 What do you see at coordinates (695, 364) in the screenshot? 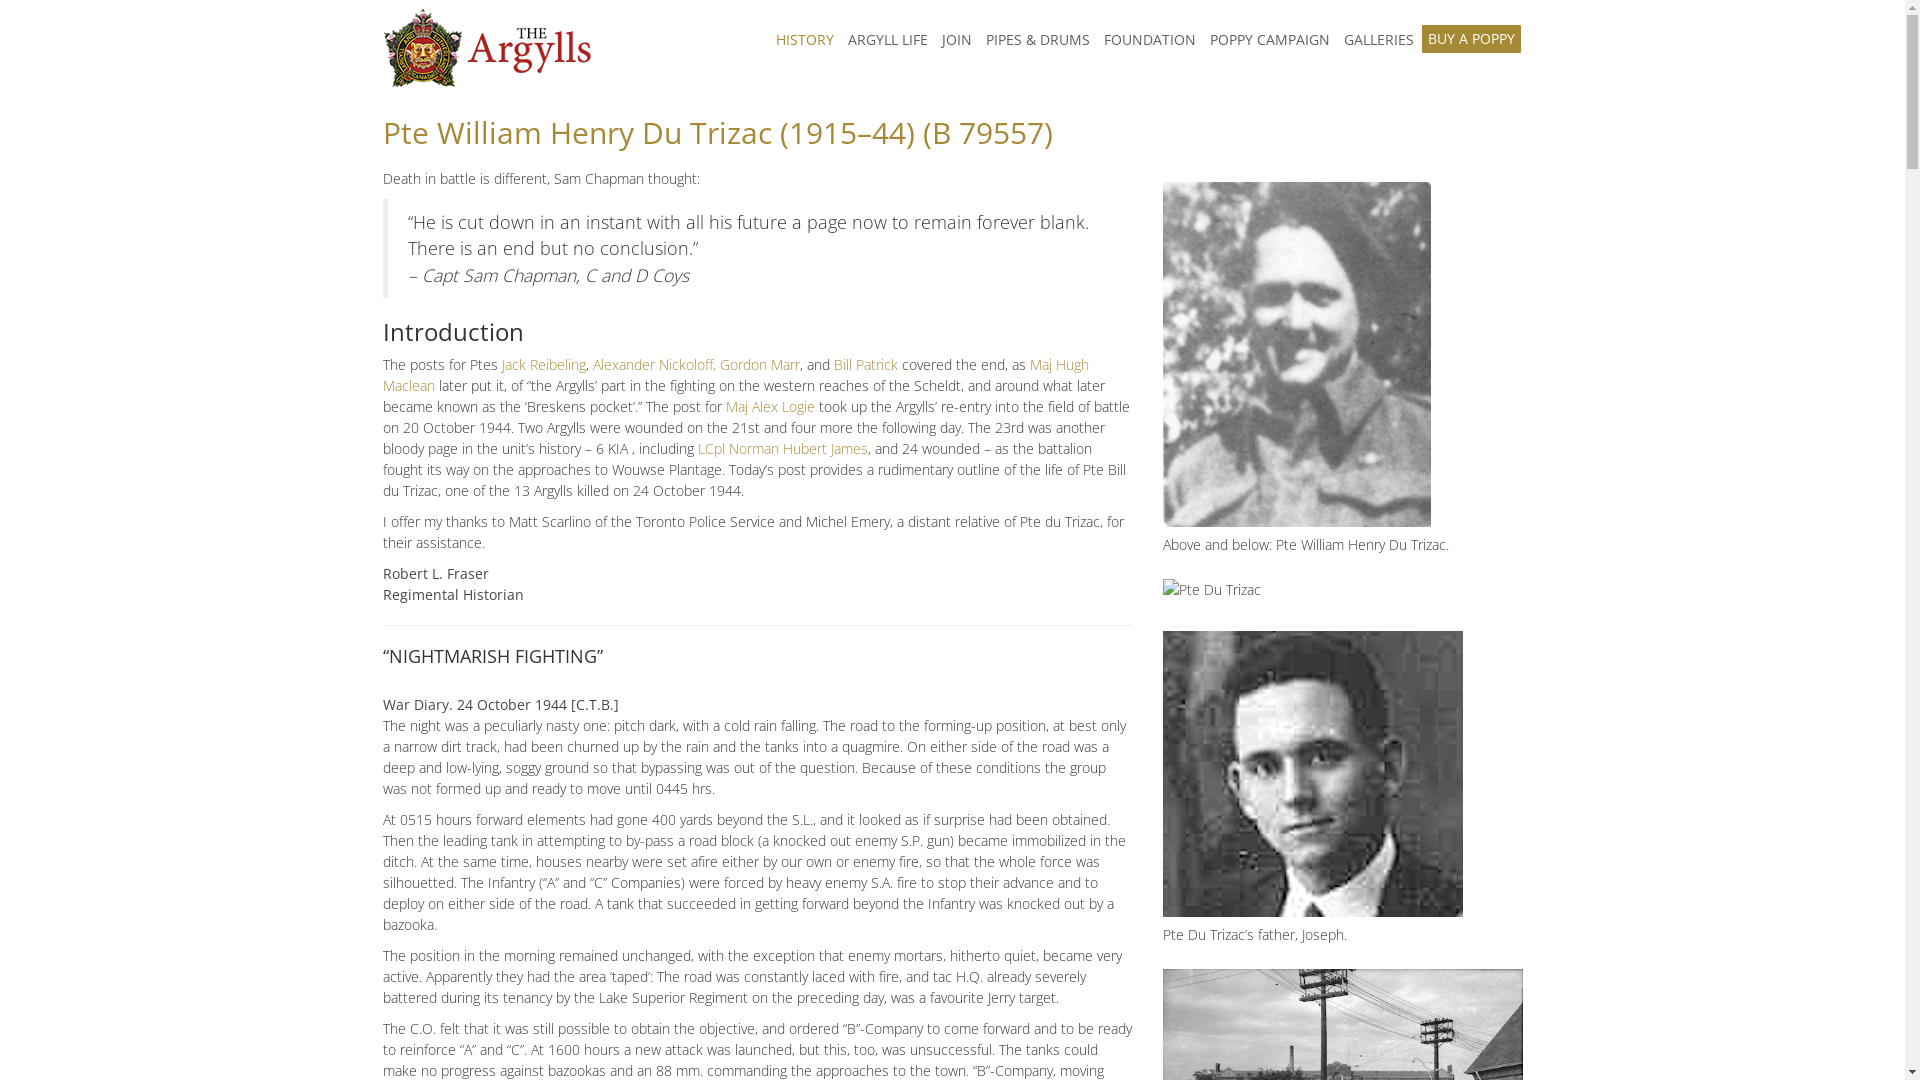
I see `'Alexander Nickoloff, Gordon Marr'` at bounding box center [695, 364].